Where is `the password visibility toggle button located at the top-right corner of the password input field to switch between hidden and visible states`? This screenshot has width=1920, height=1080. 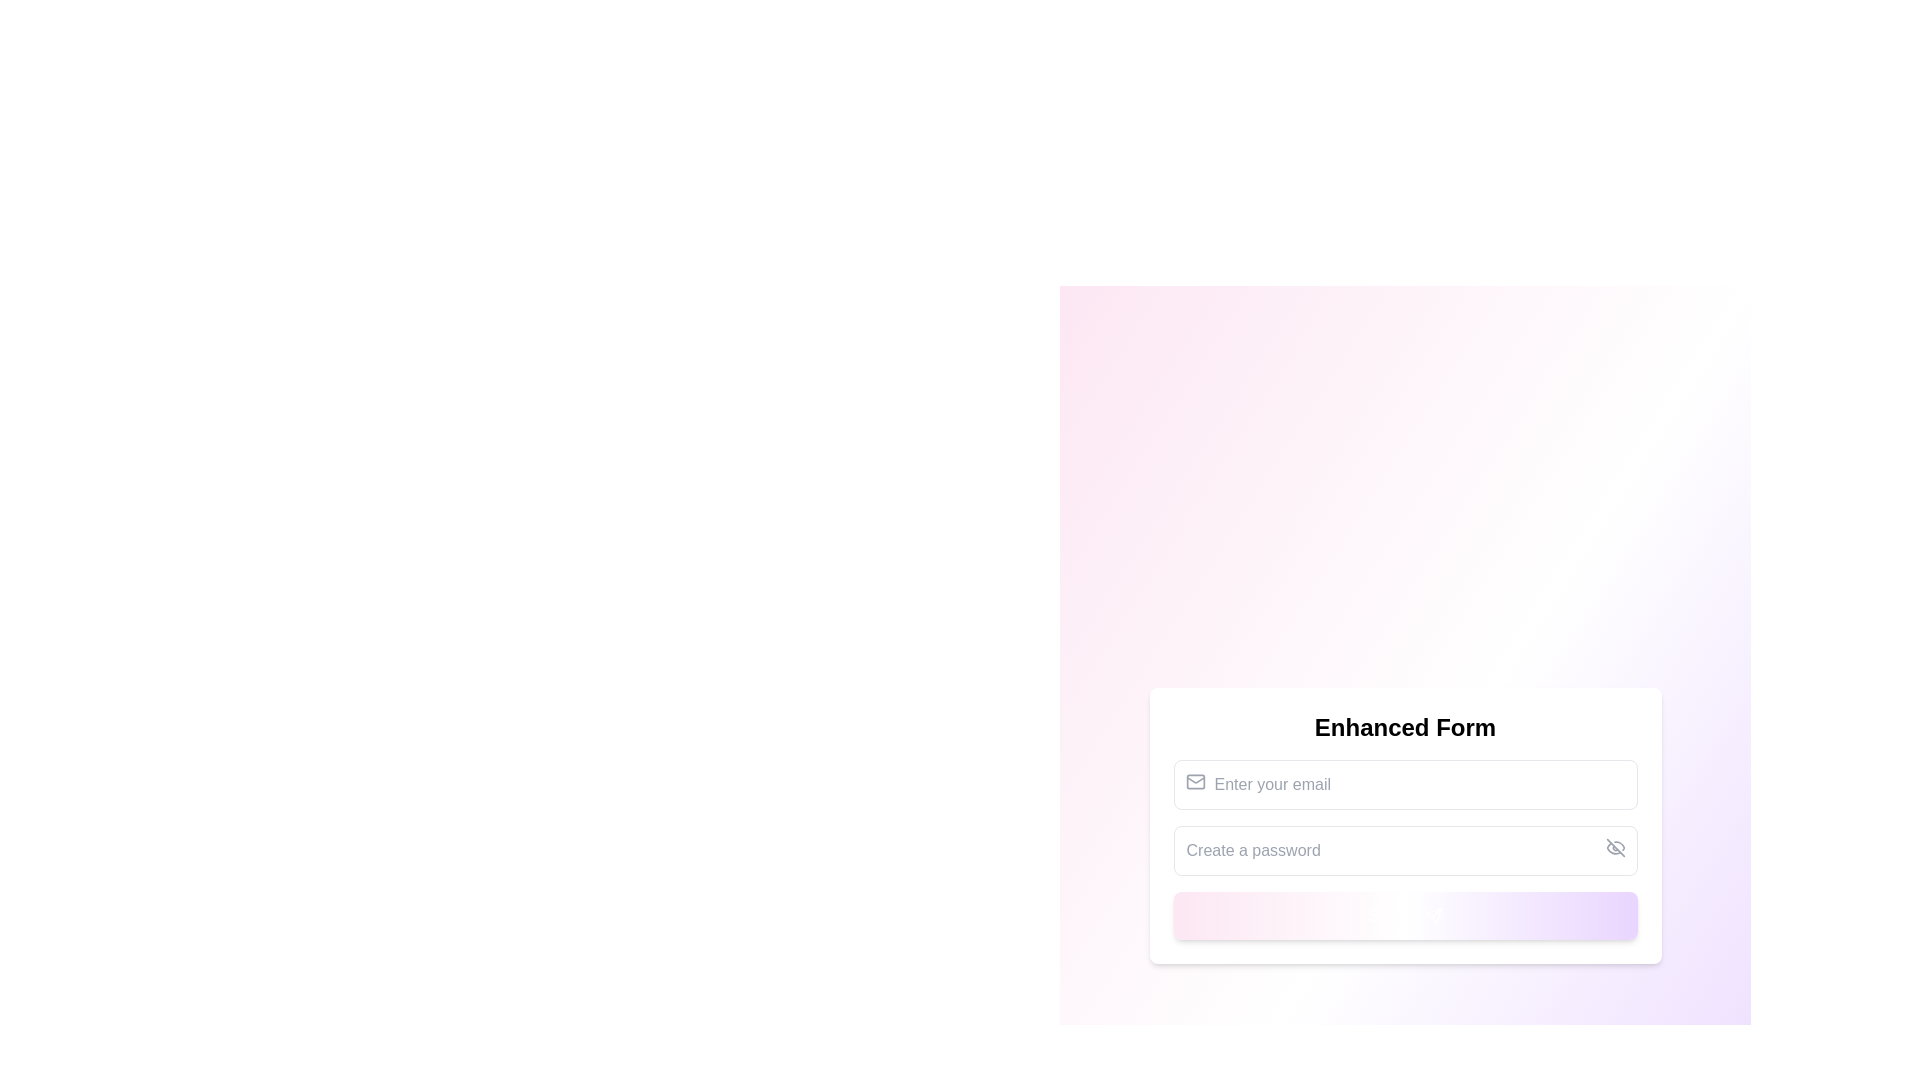
the password visibility toggle button located at the top-right corner of the password input field to switch between hidden and visible states is located at coordinates (1615, 848).